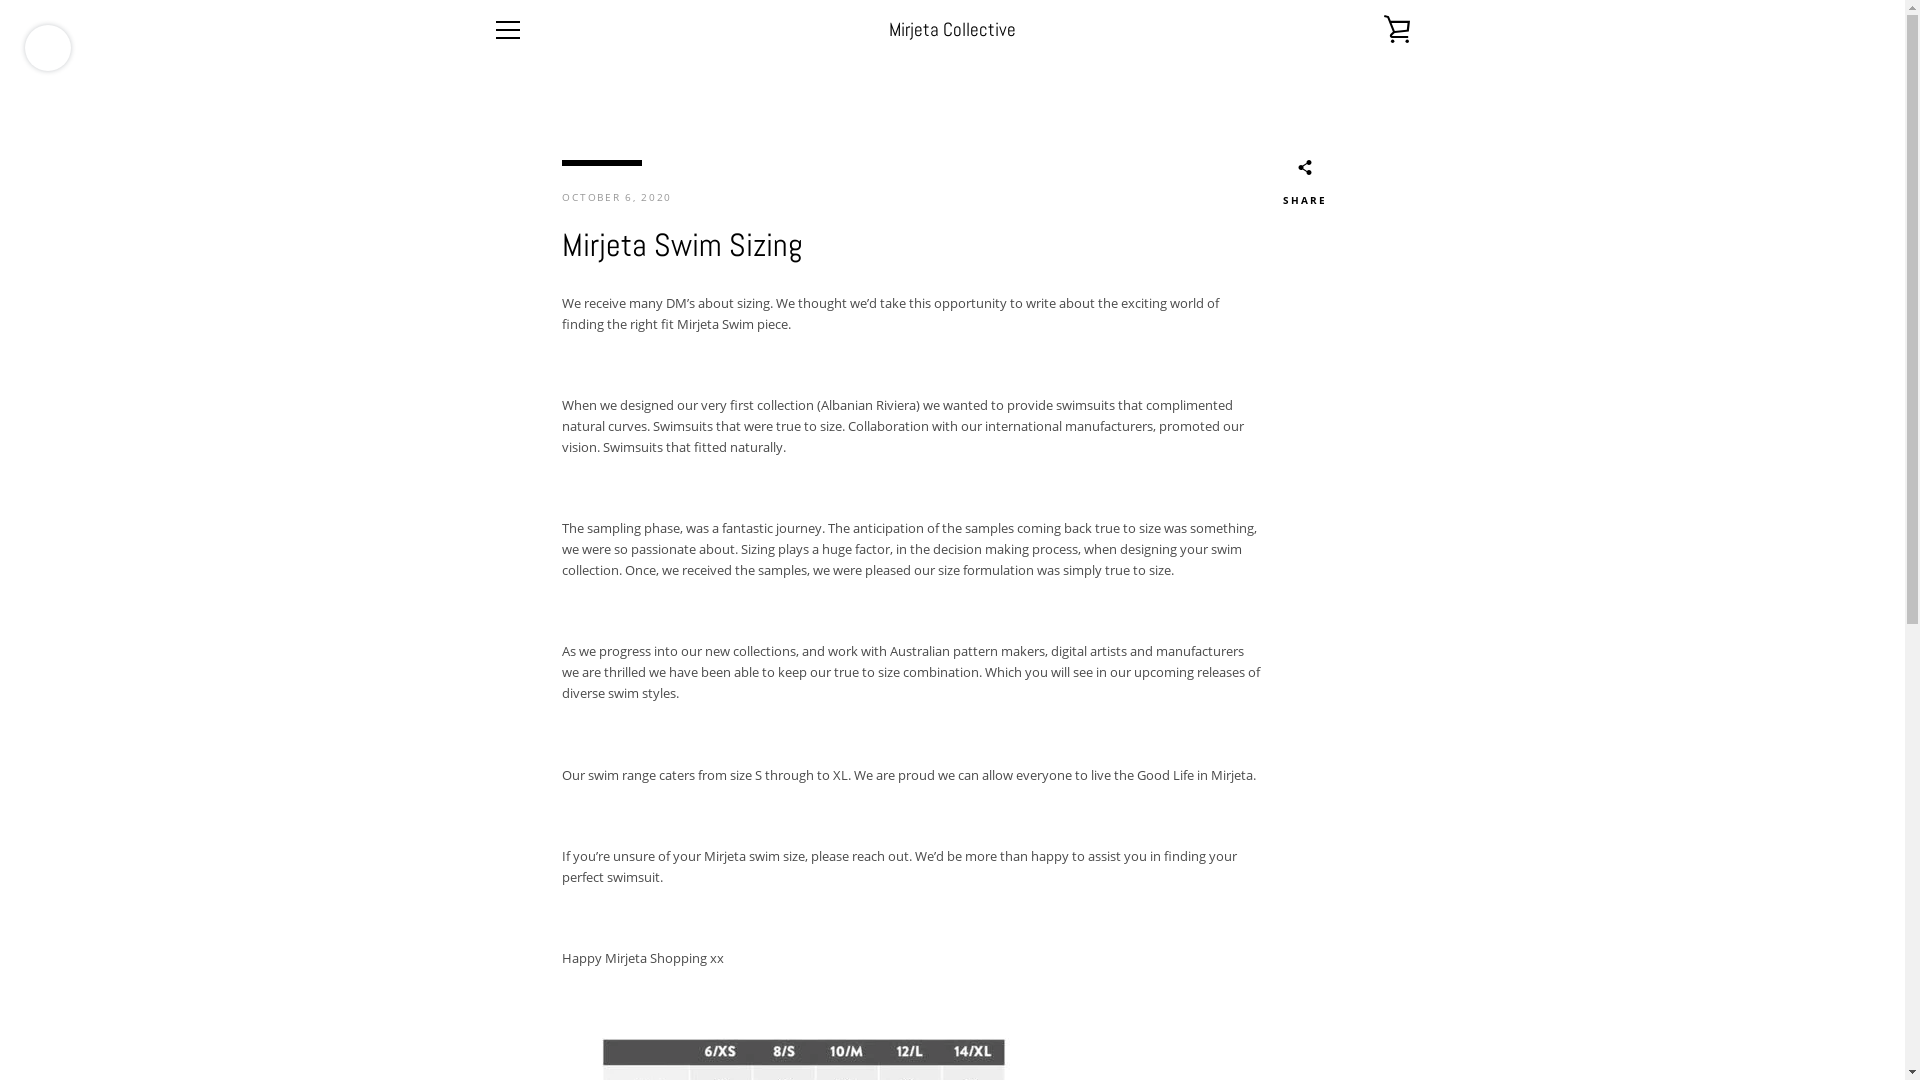 This screenshot has width=1920, height=1080. Describe the element at coordinates (0, 0) in the screenshot. I see `'Skip to content'` at that location.